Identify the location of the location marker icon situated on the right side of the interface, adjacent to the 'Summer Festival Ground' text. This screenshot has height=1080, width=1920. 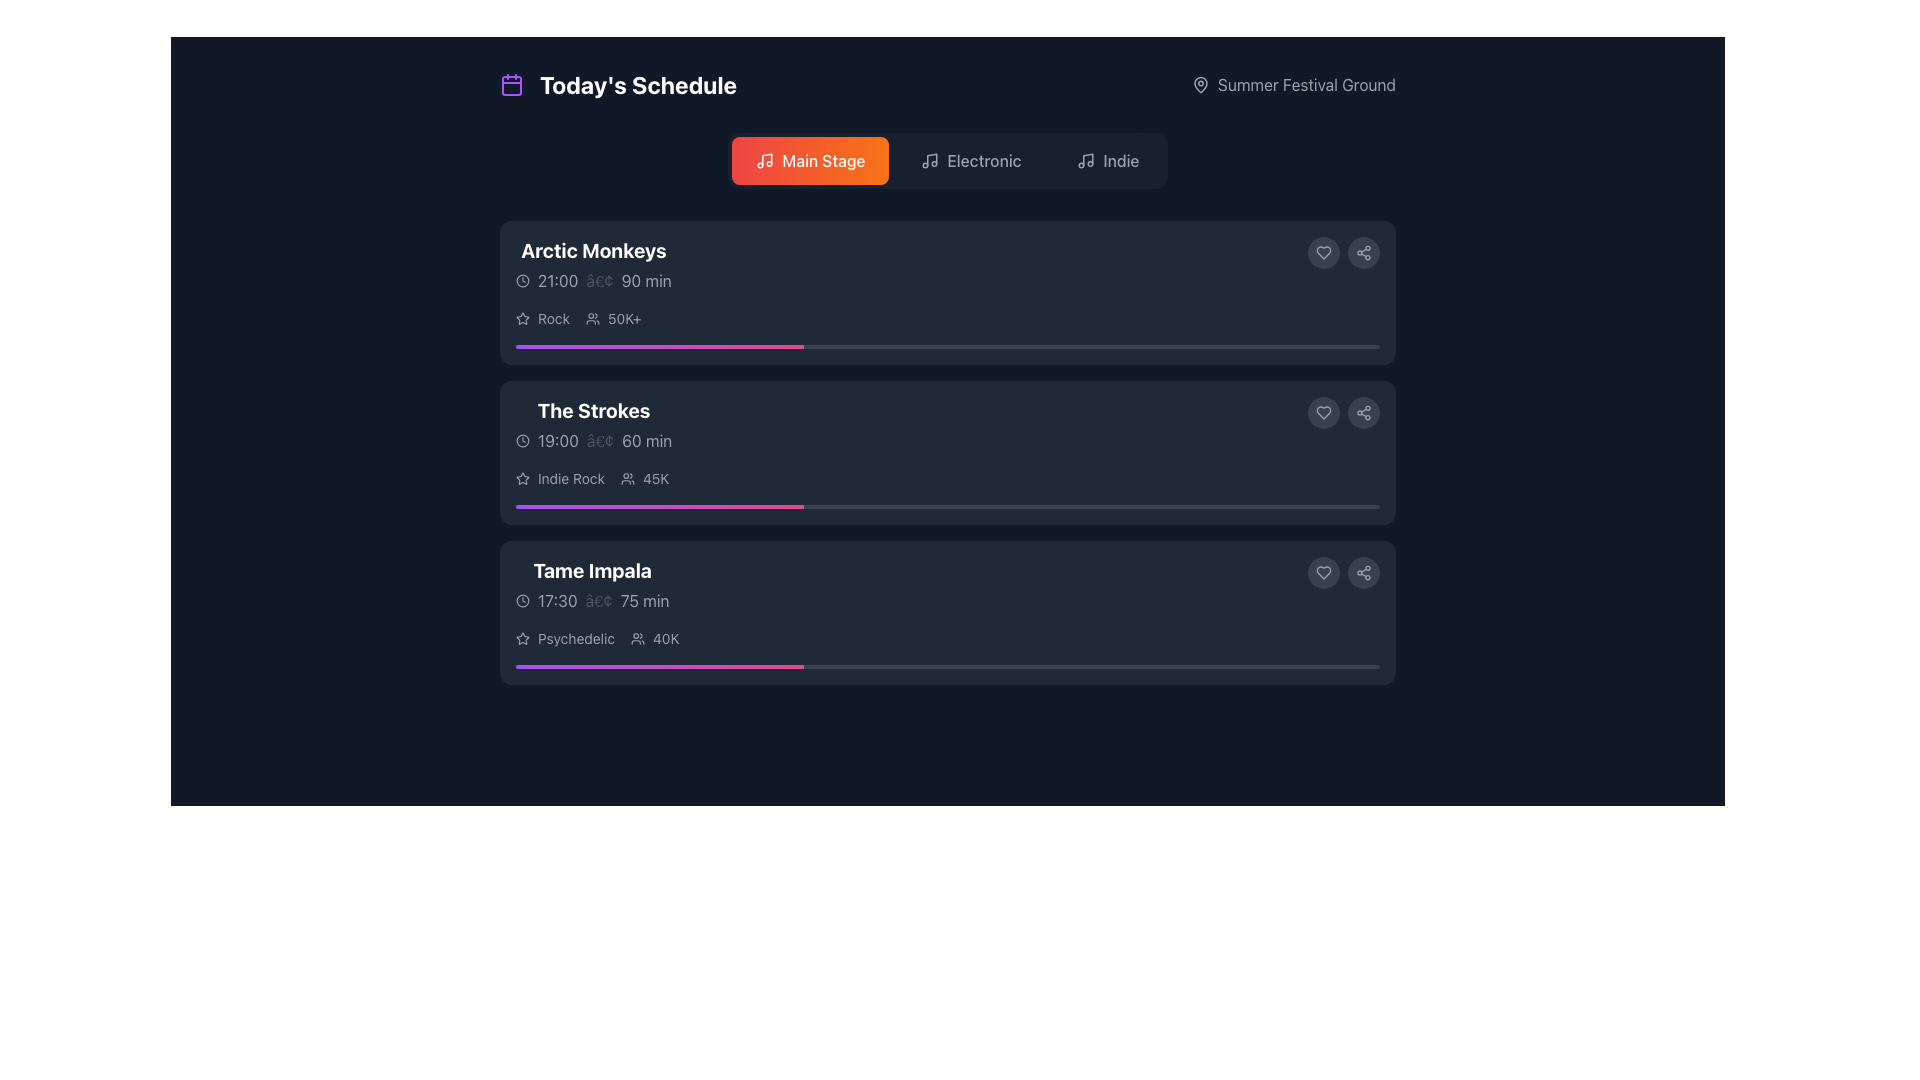
(1200, 83).